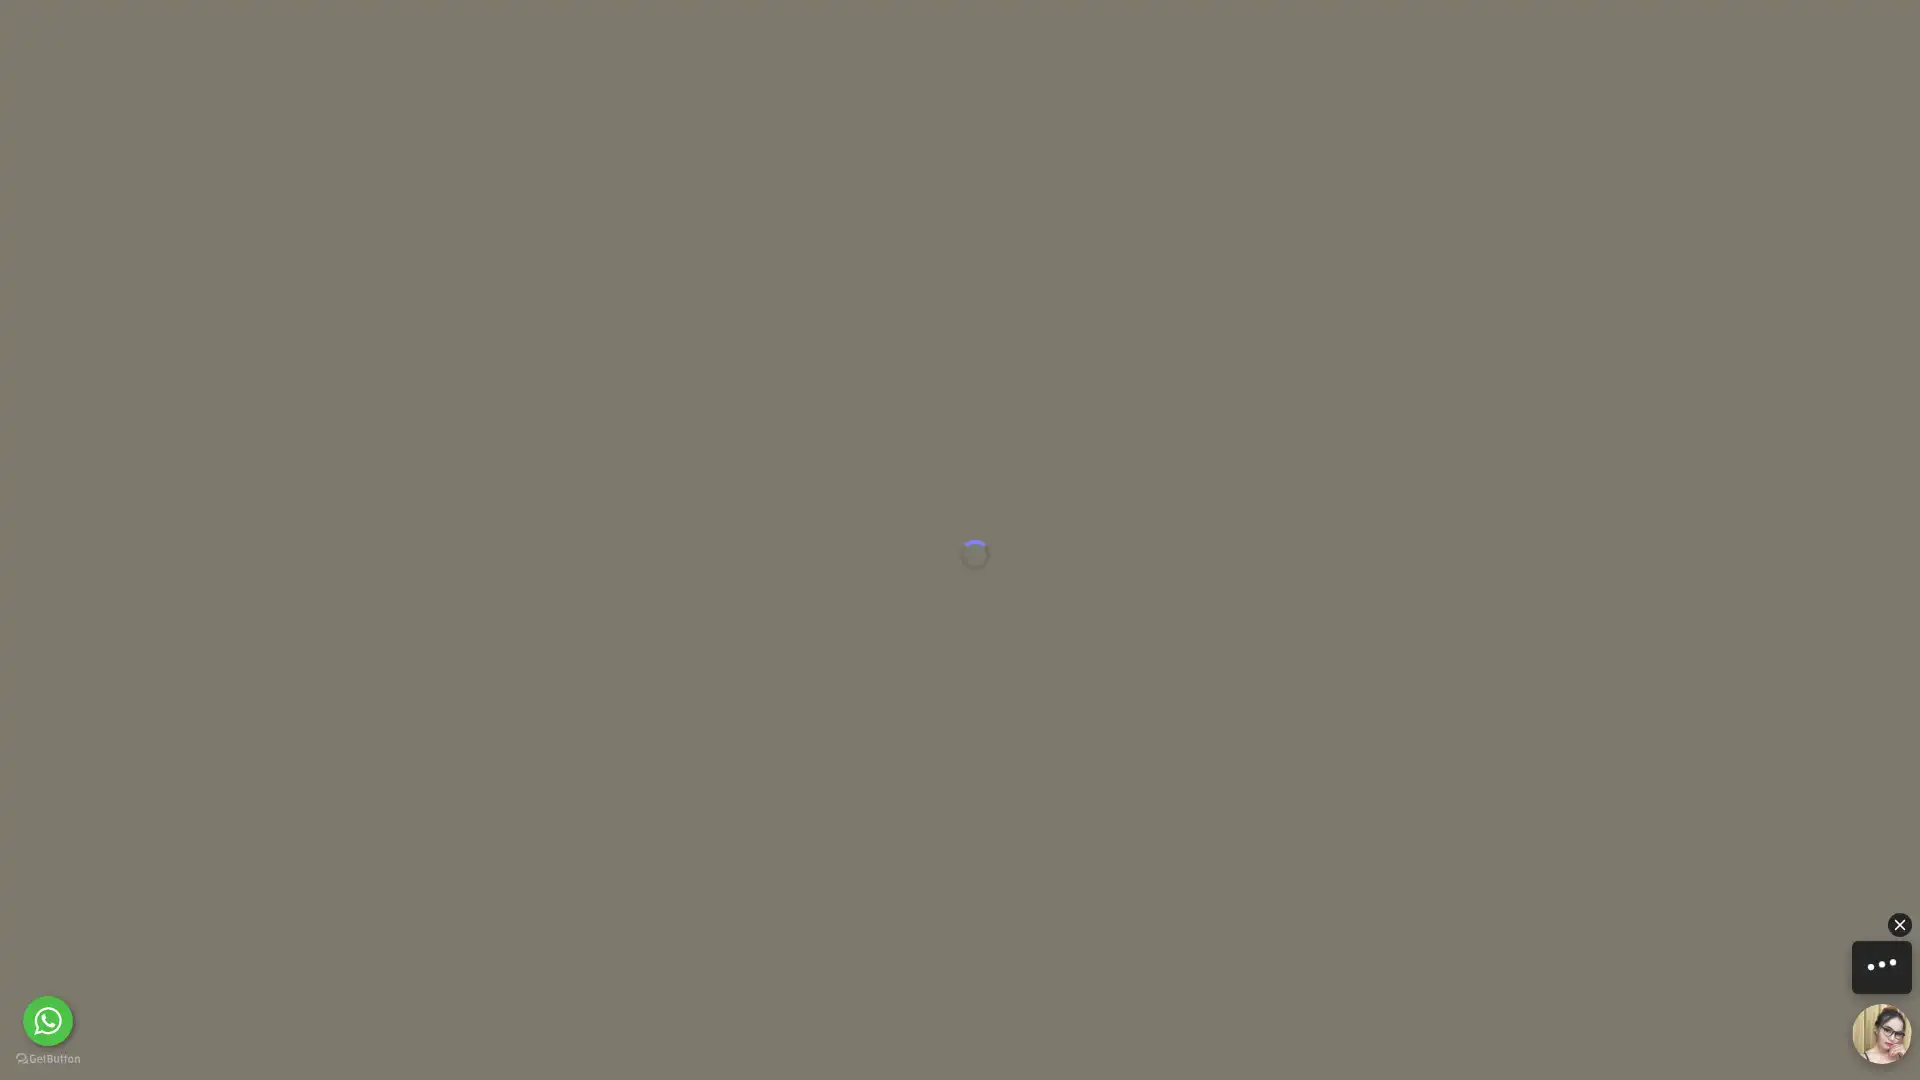 This screenshot has width=1920, height=1080. Describe the element at coordinates (1473, 34) in the screenshot. I see `DAFTAR` at that location.